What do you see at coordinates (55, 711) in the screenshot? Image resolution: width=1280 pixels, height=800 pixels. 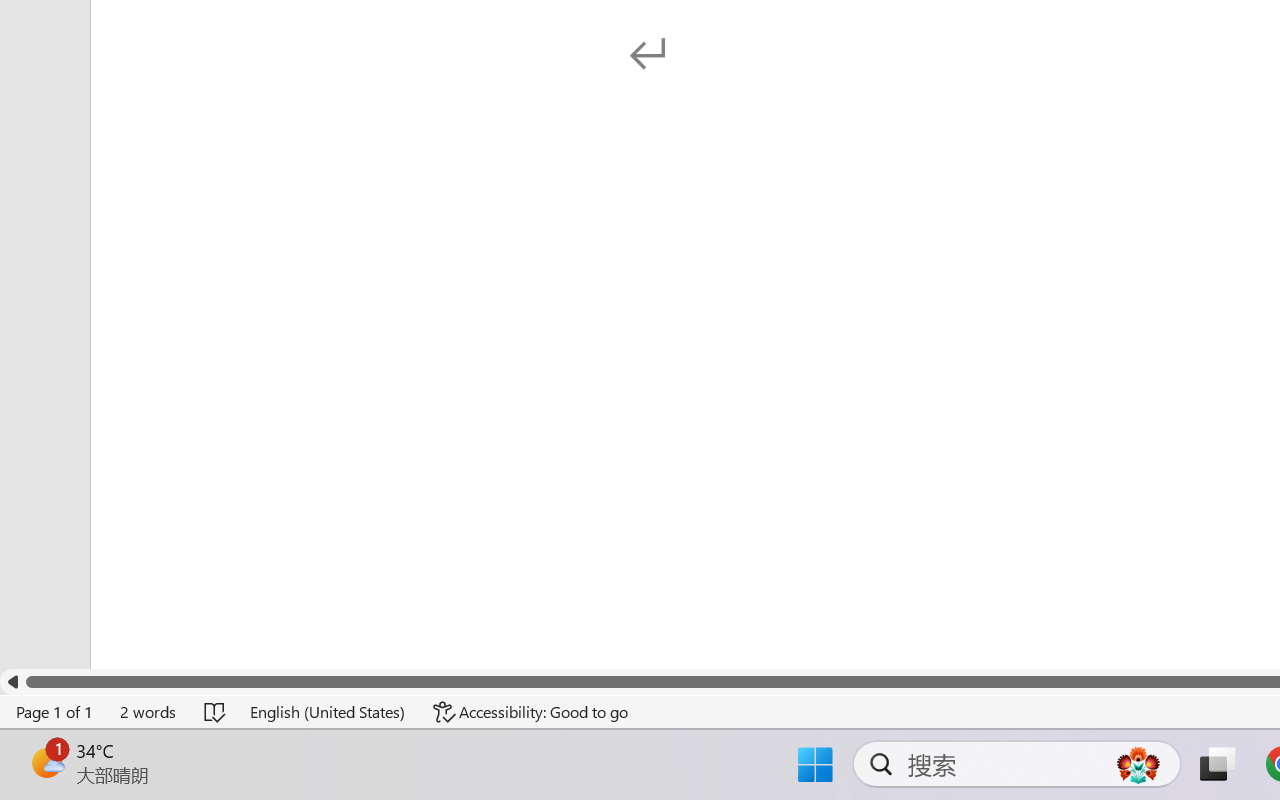 I see `'Page Number Page 1 of 1'` at bounding box center [55, 711].